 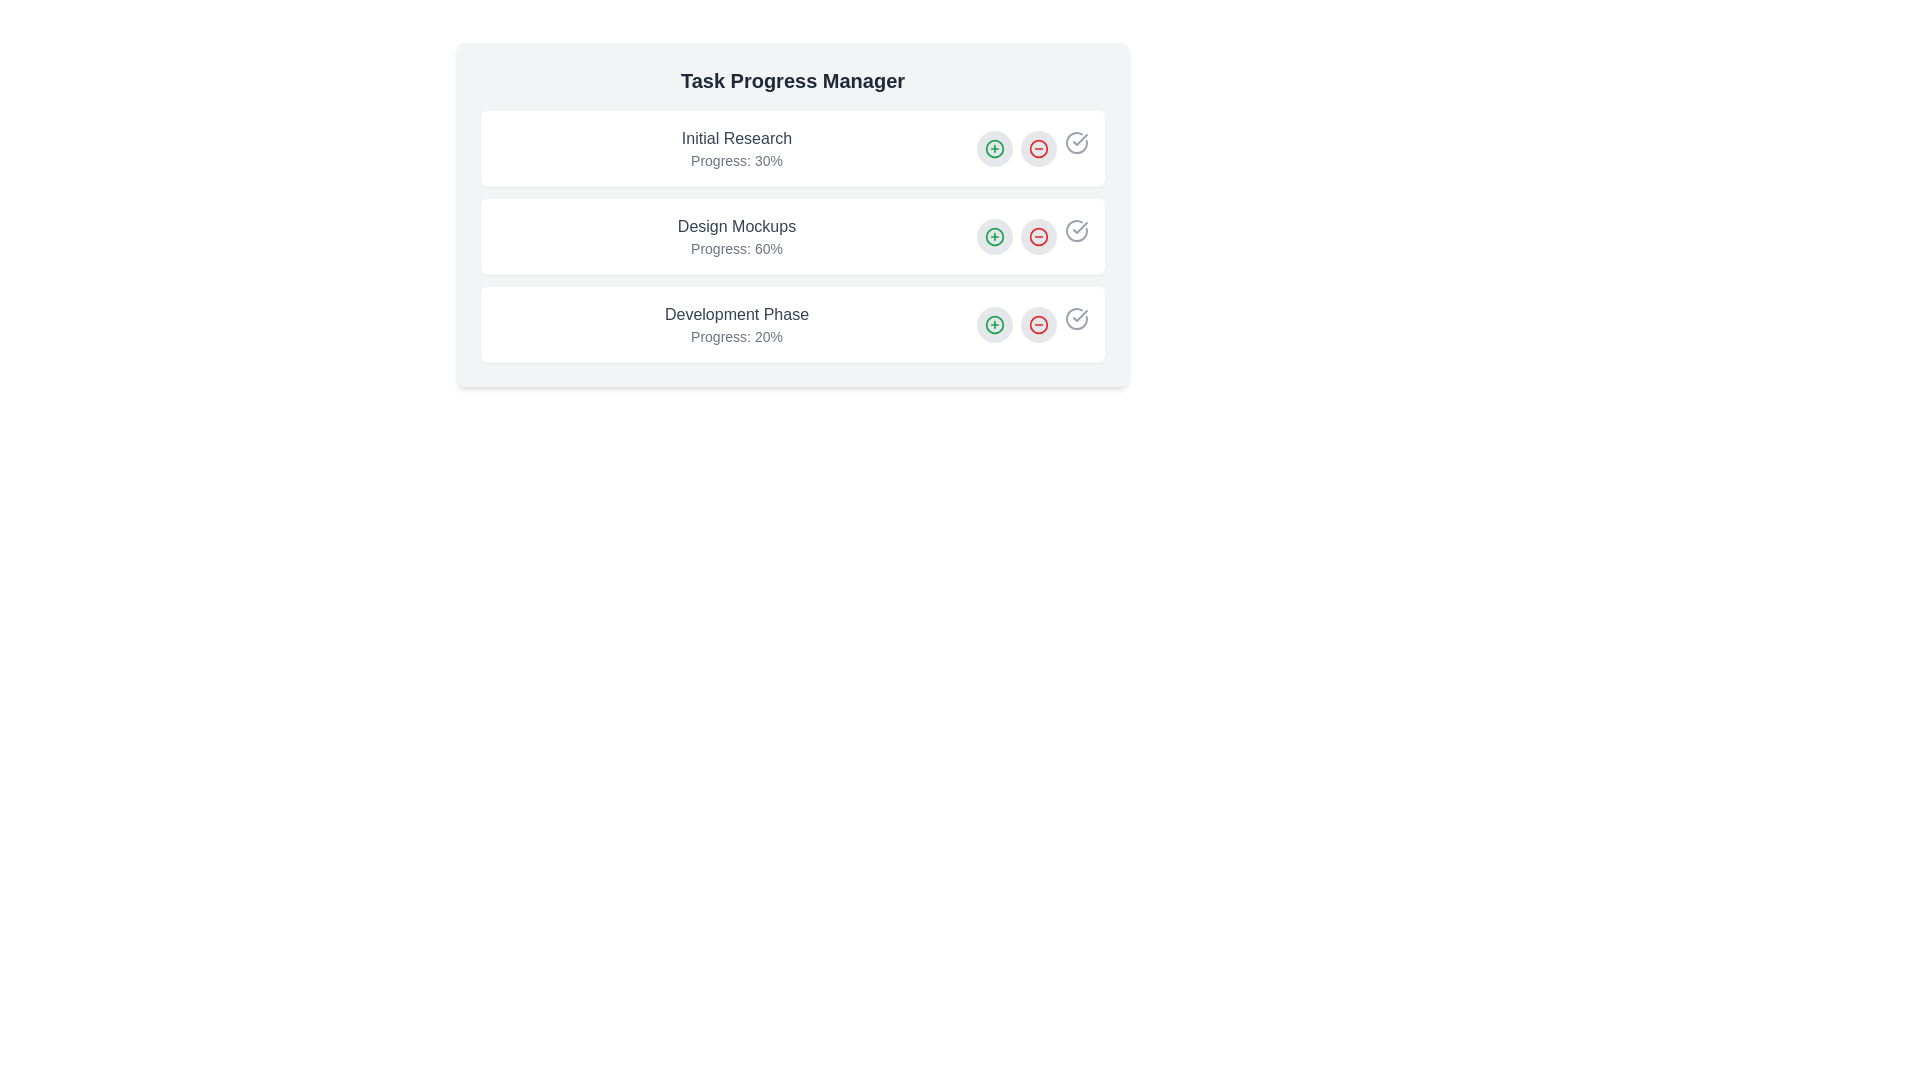 What do you see at coordinates (736, 160) in the screenshot?
I see `the text label element that displays 'Progress: 30%' located beneath the 'Initial Research' card in the task management interface` at bounding box center [736, 160].